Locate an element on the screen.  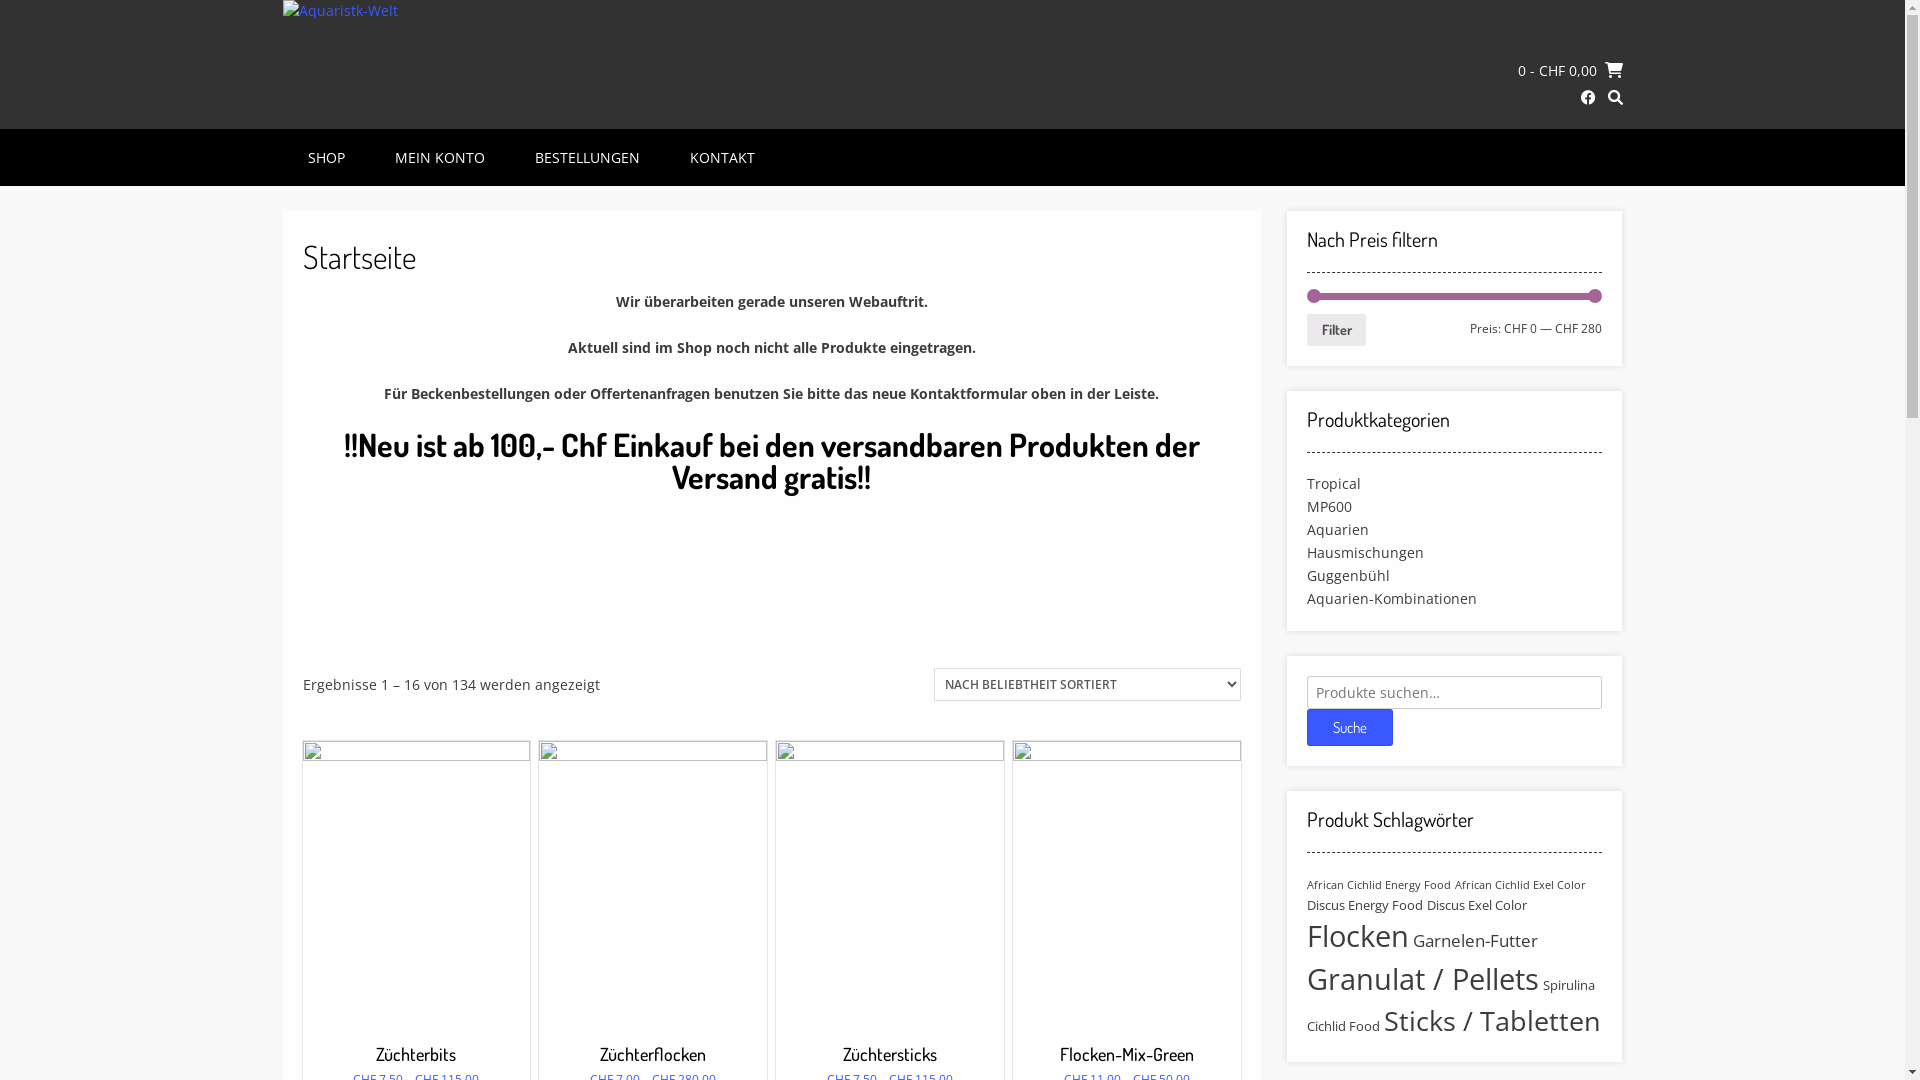
'Discus Energy Food' is located at coordinates (1363, 905).